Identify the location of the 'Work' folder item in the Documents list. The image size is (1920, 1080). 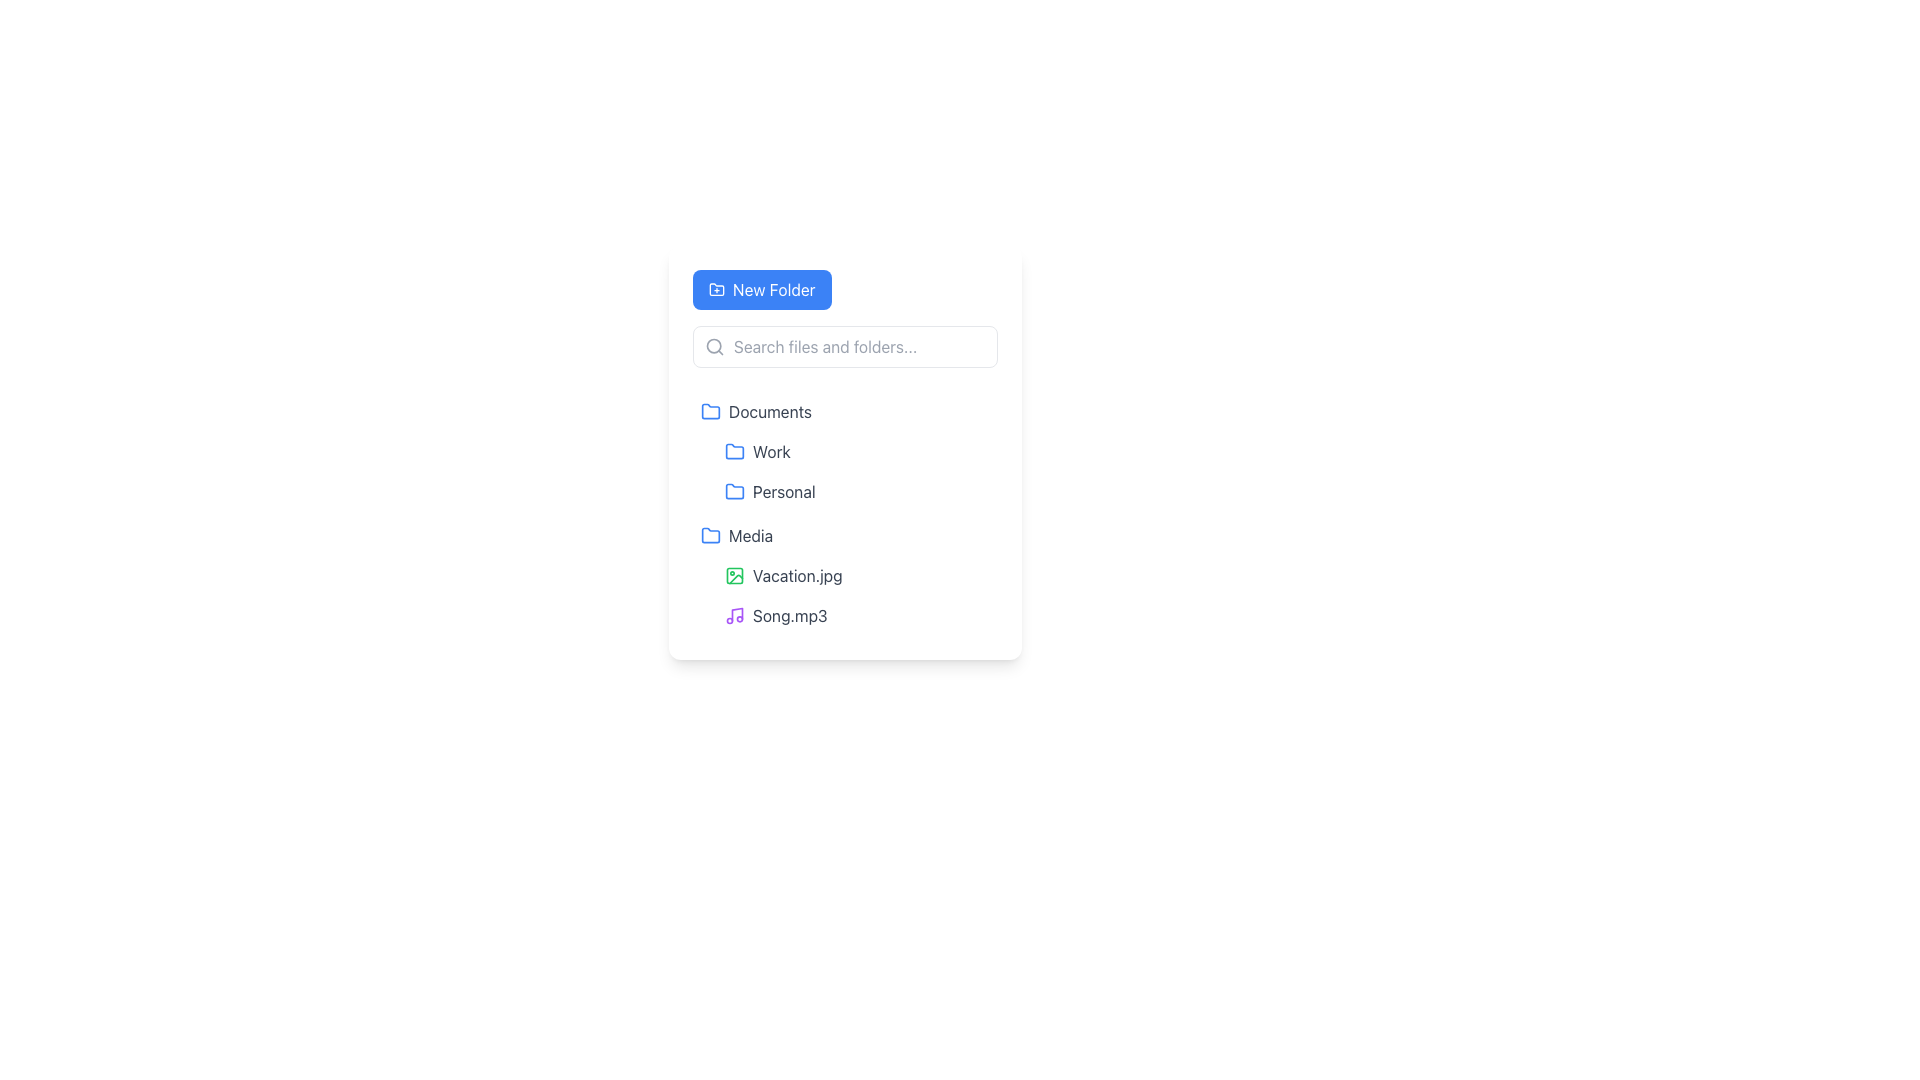
(857, 451).